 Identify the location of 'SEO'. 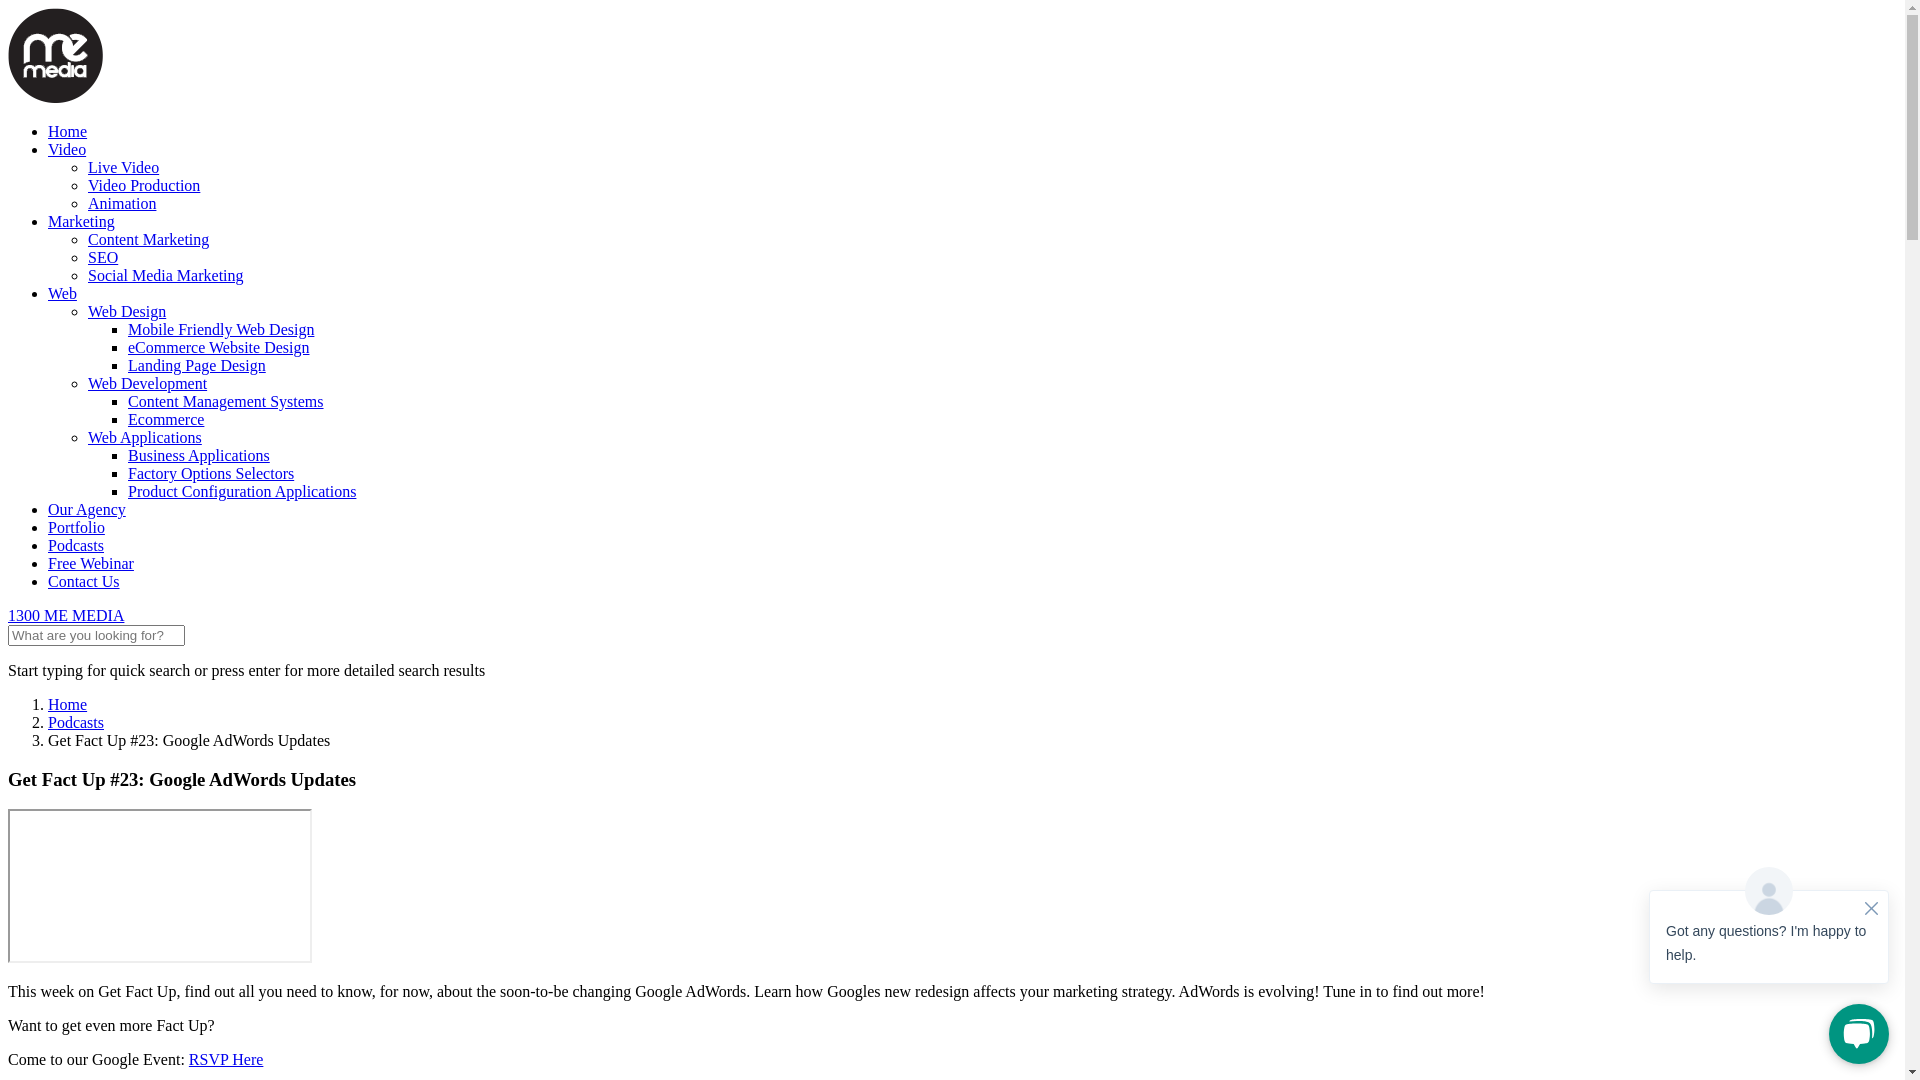
(101, 256).